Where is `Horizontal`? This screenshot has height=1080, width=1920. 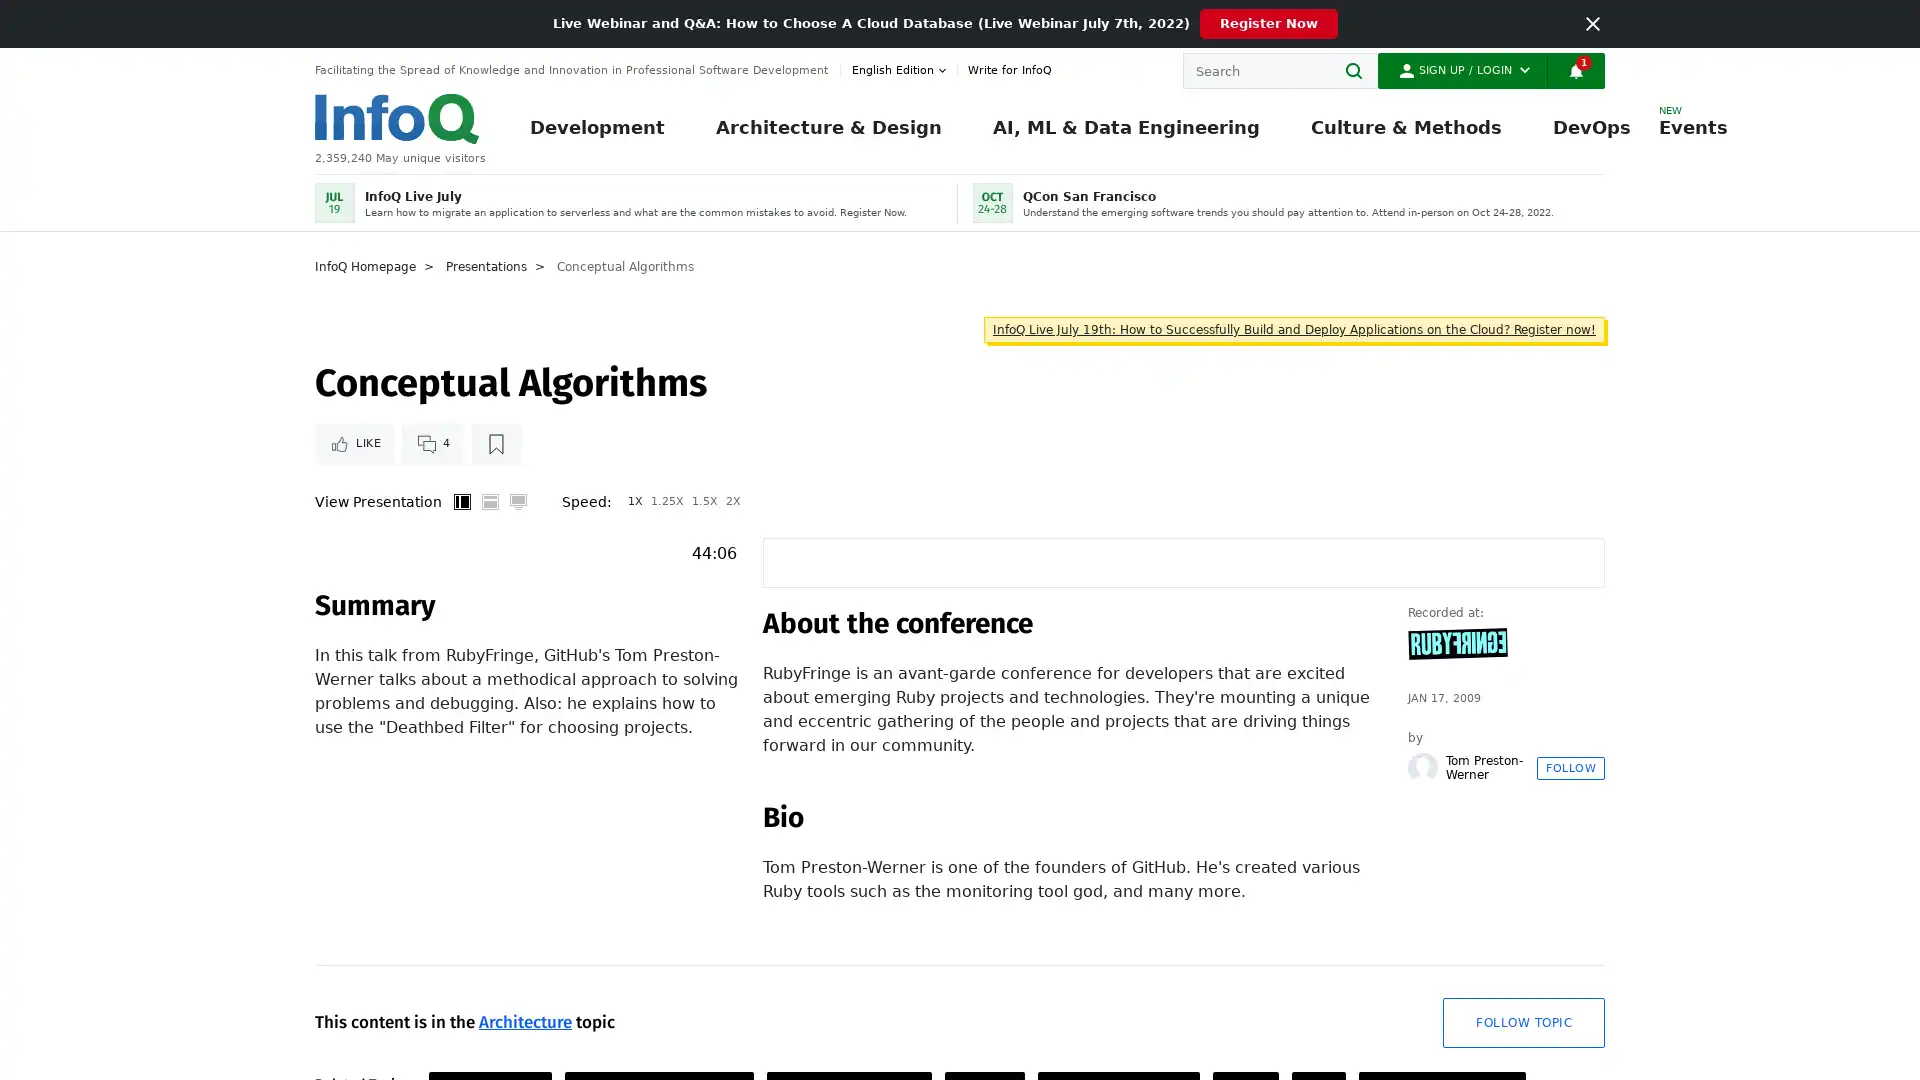 Horizontal is located at coordinates (489, 573).